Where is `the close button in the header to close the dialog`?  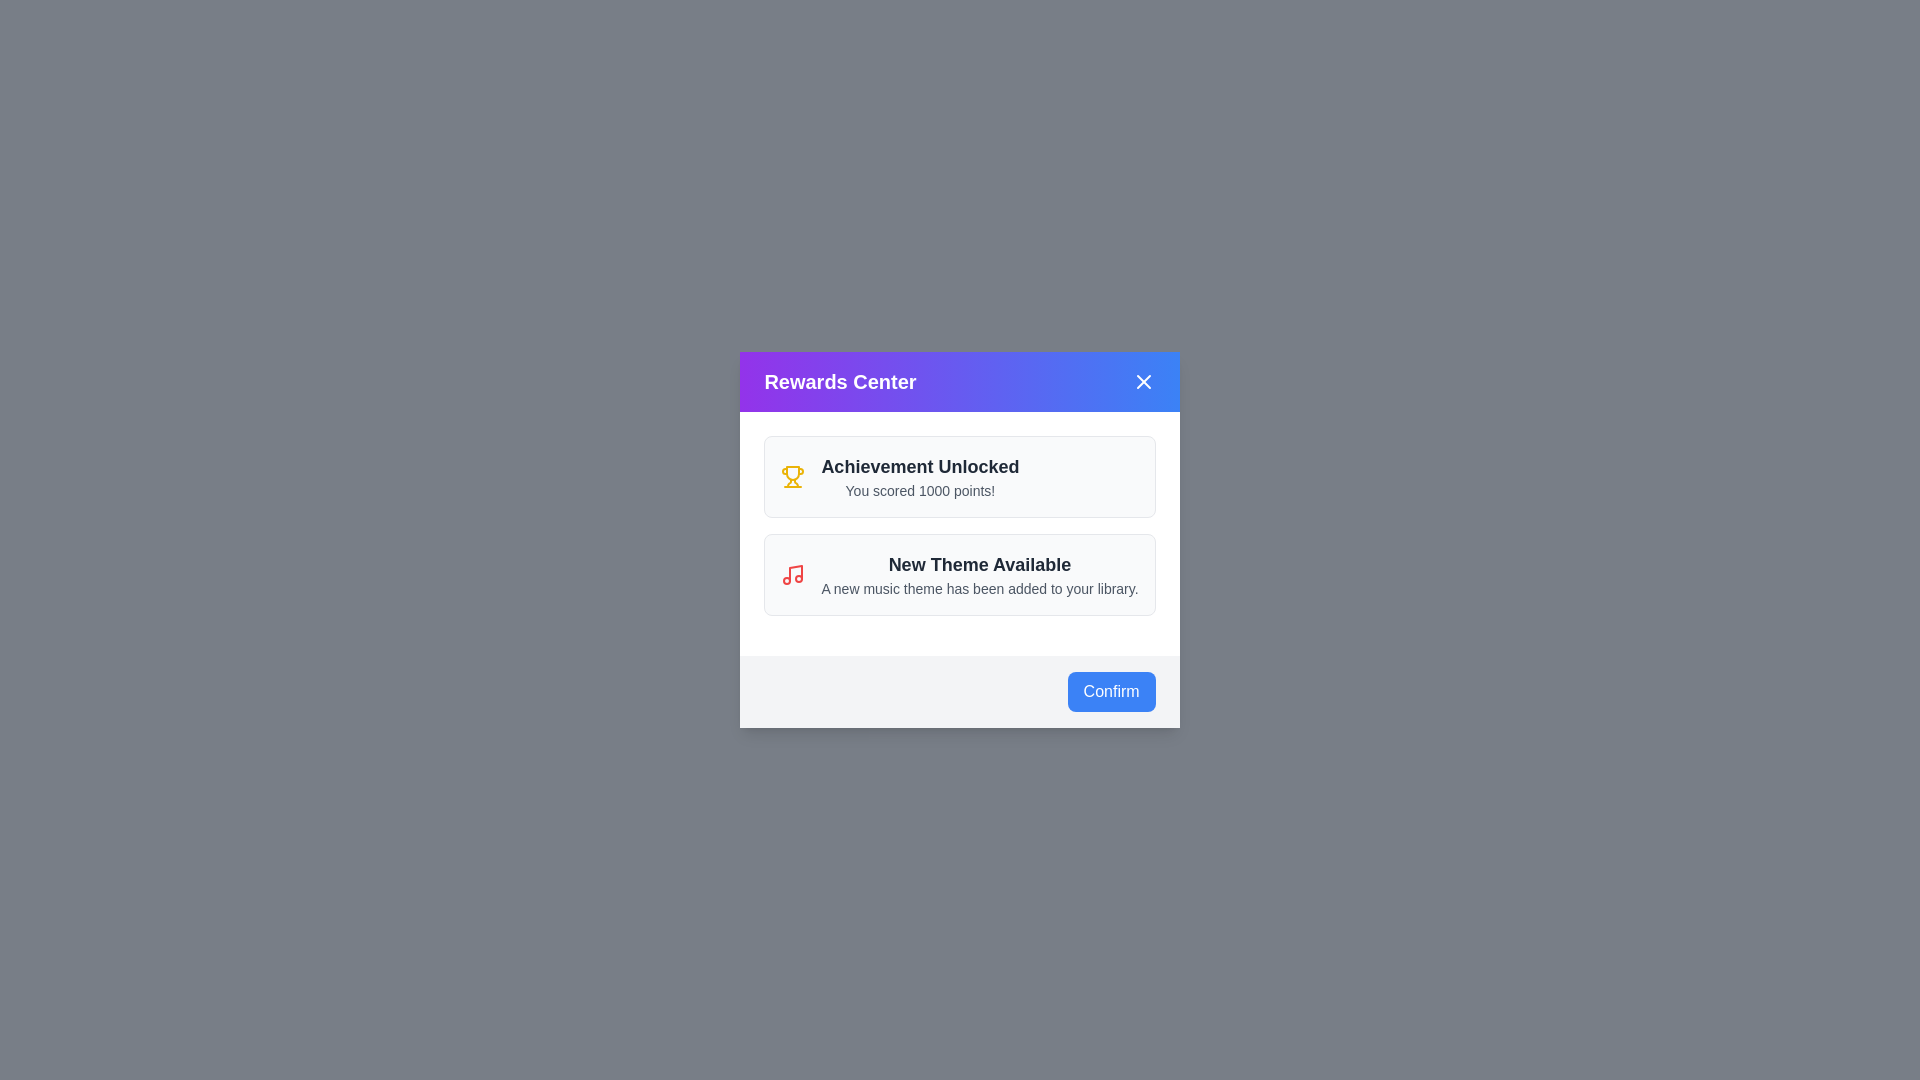 the close button in the header to close the dialog is located at coordinates (1143, 381).